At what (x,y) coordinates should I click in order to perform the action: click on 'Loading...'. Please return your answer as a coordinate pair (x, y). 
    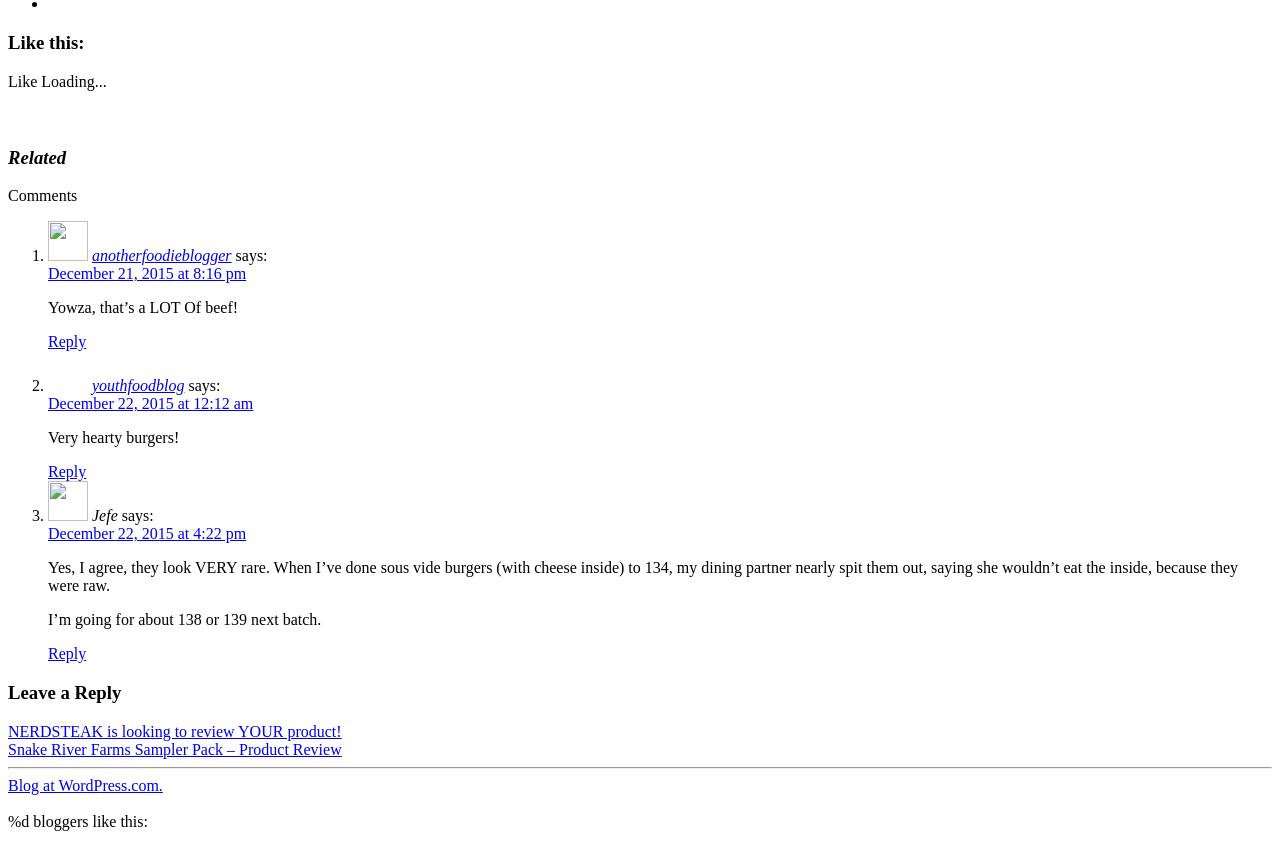
    Looking at the image, I should click on (73, 79).